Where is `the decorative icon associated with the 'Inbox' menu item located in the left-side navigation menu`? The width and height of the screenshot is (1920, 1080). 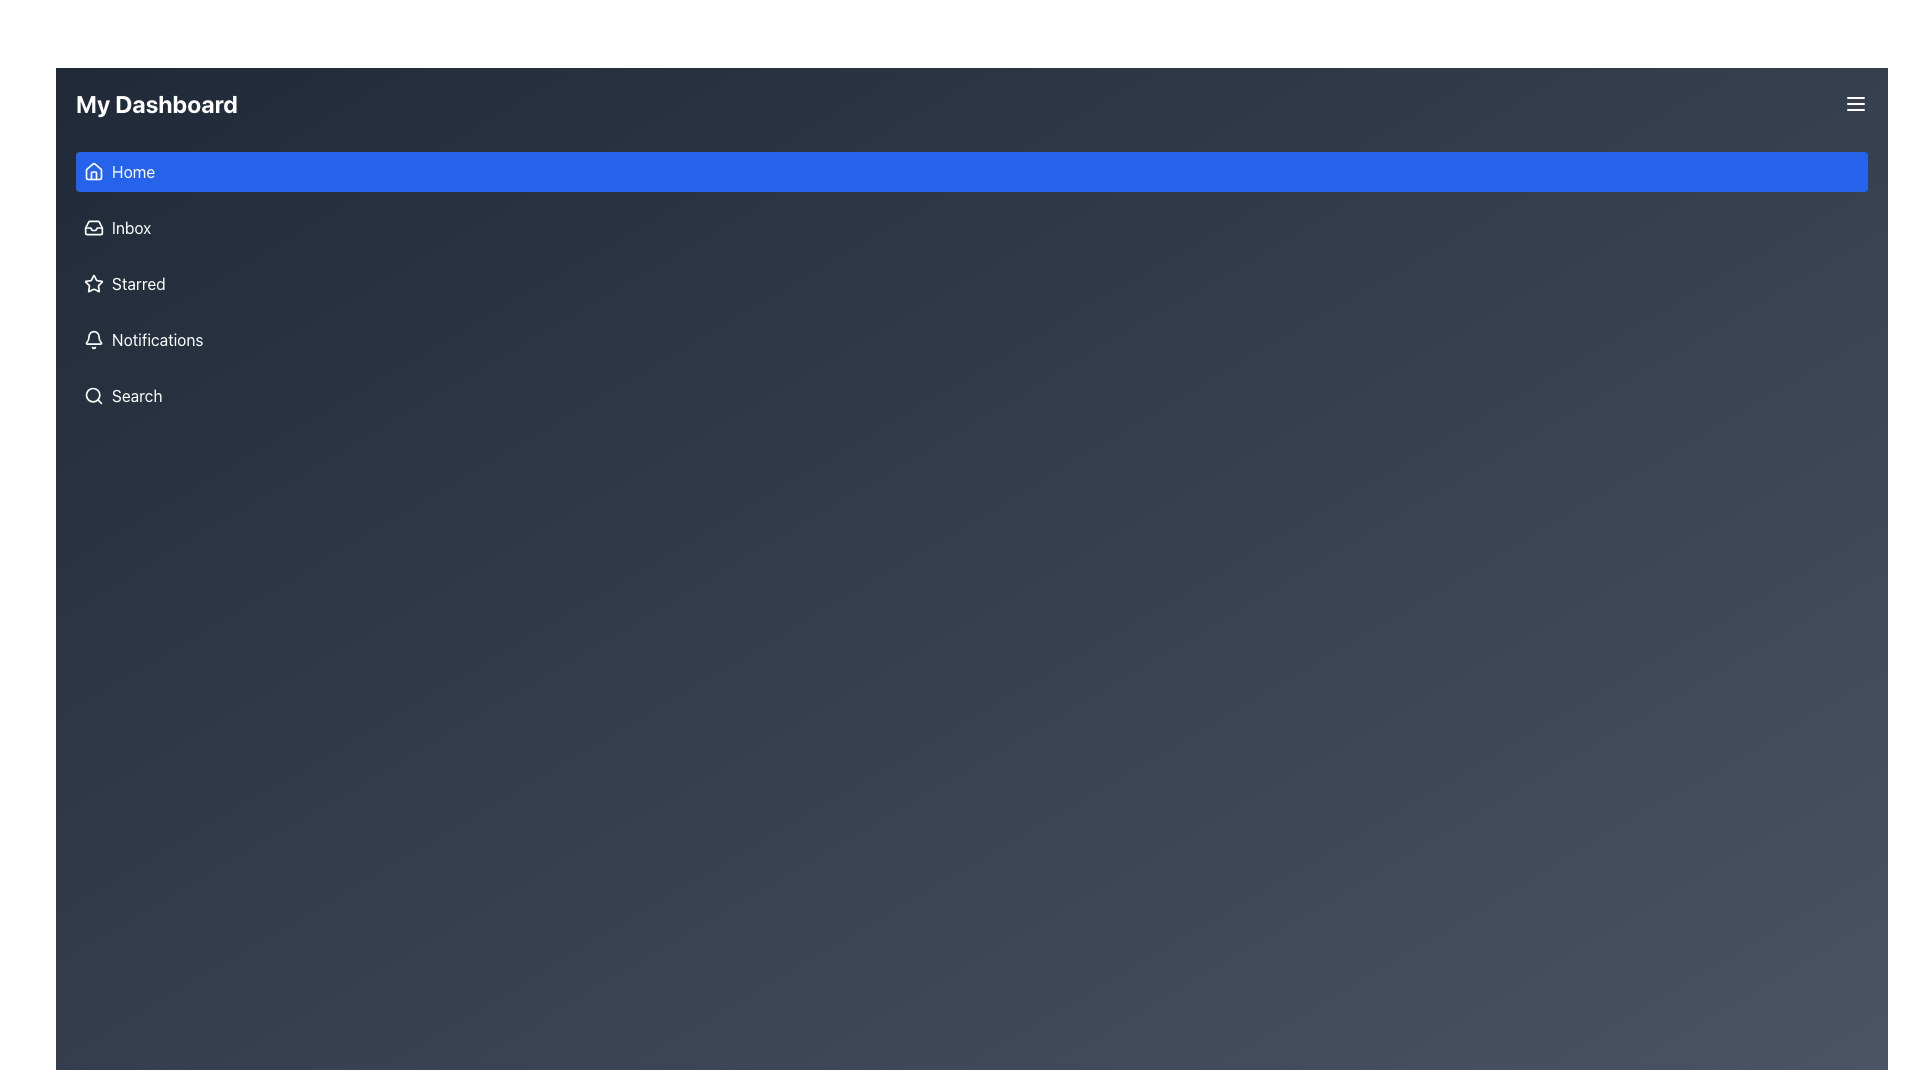 the decorative icon associated with the 'Inbox' menu item located in the left-side navigation menu is located at coordinates (93, 226).